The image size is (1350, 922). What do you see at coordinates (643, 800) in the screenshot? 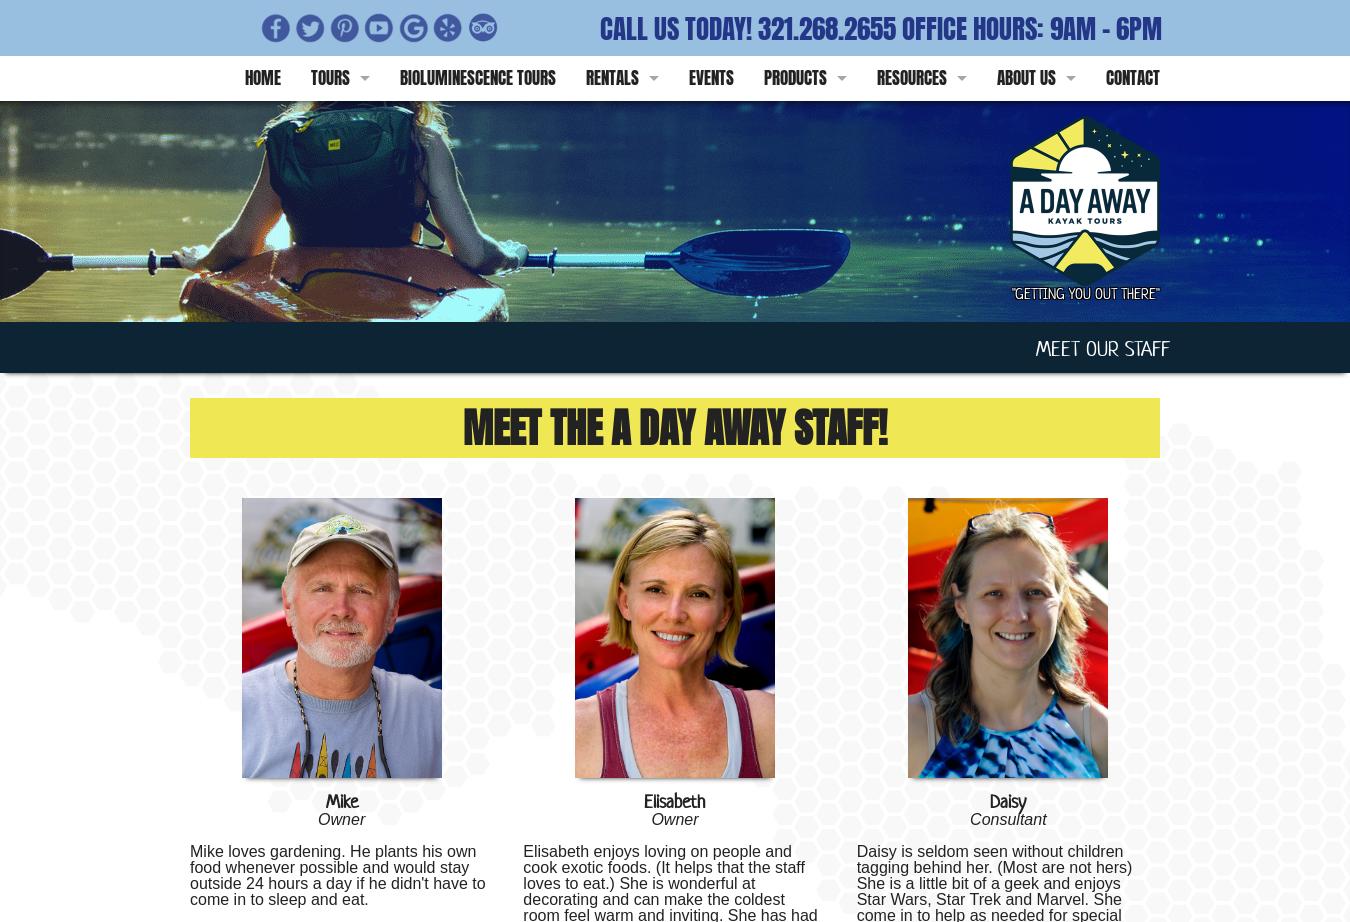
I see `'Elisabeth'` at bounding box center [643, 800].